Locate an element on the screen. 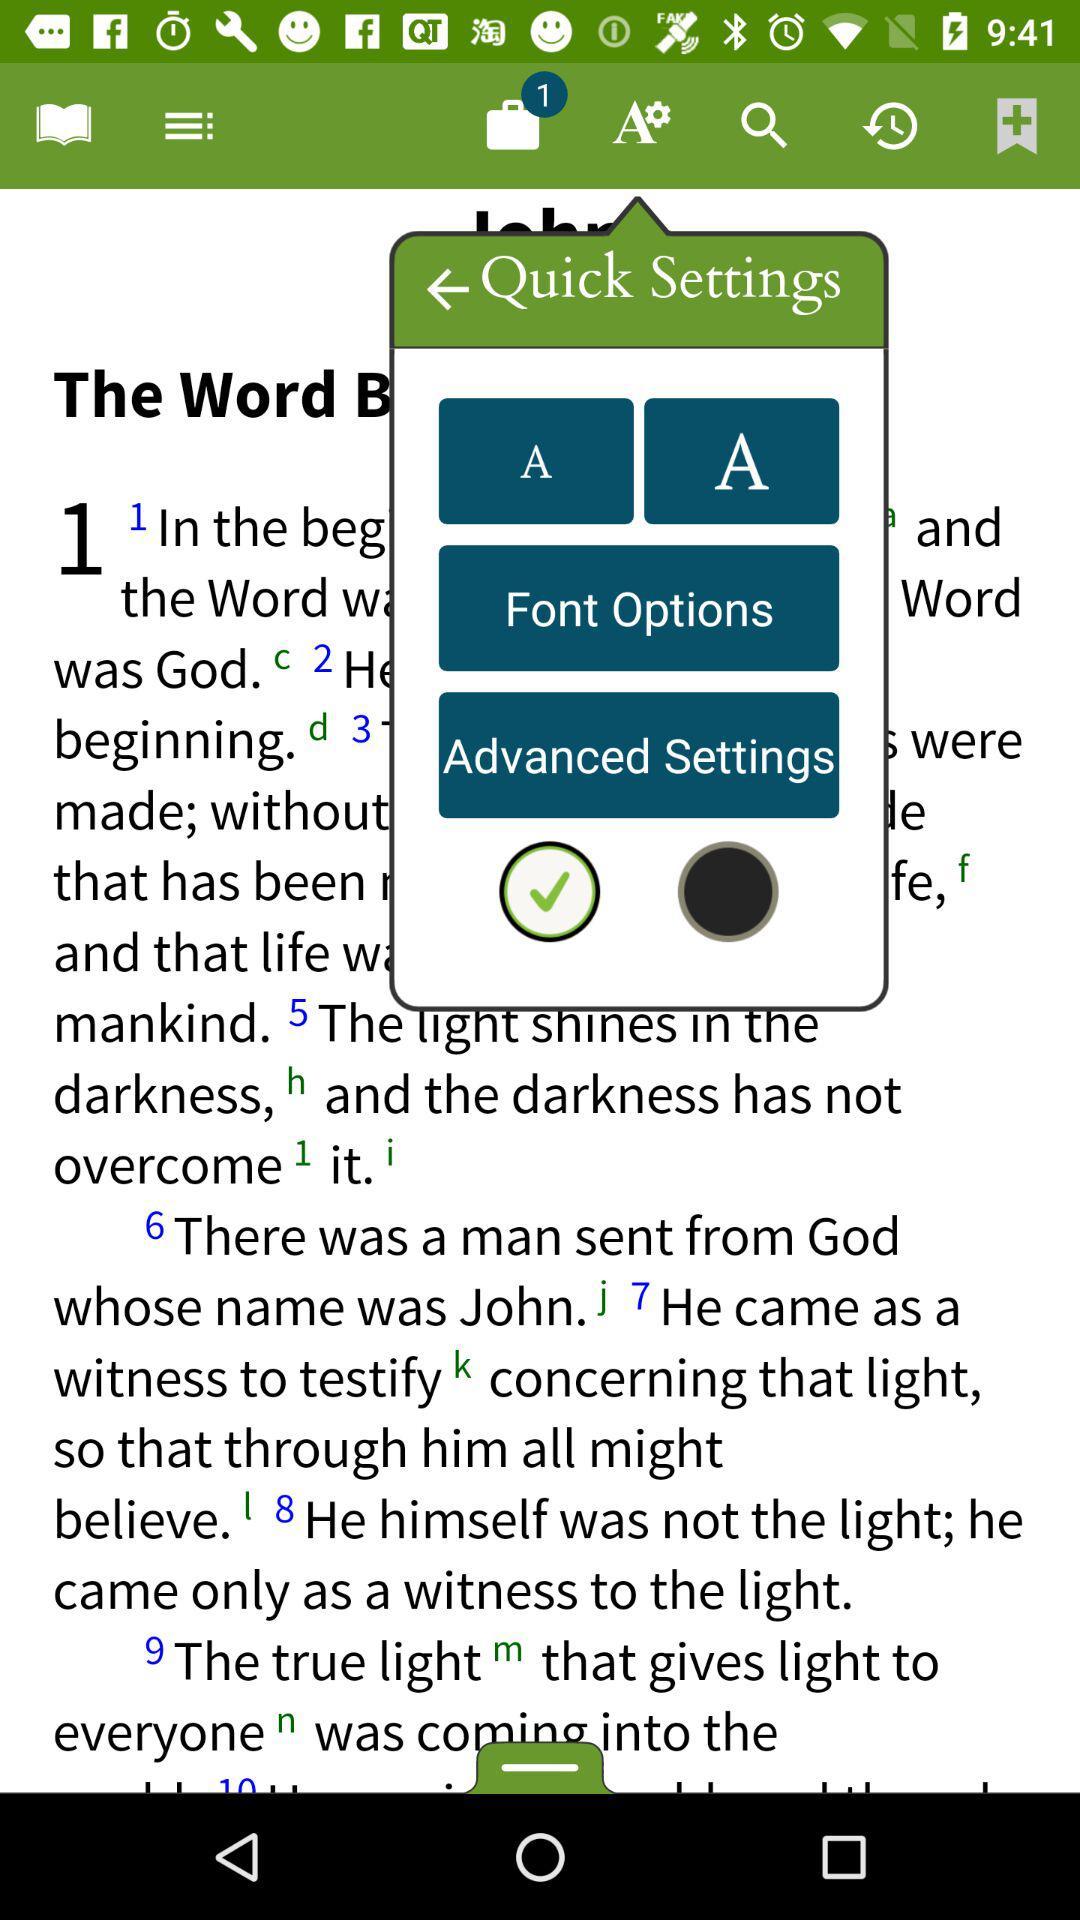 Image resolution: width=1080 pixels, height=1920 pixels. search text is located at coordinates (764, 124).